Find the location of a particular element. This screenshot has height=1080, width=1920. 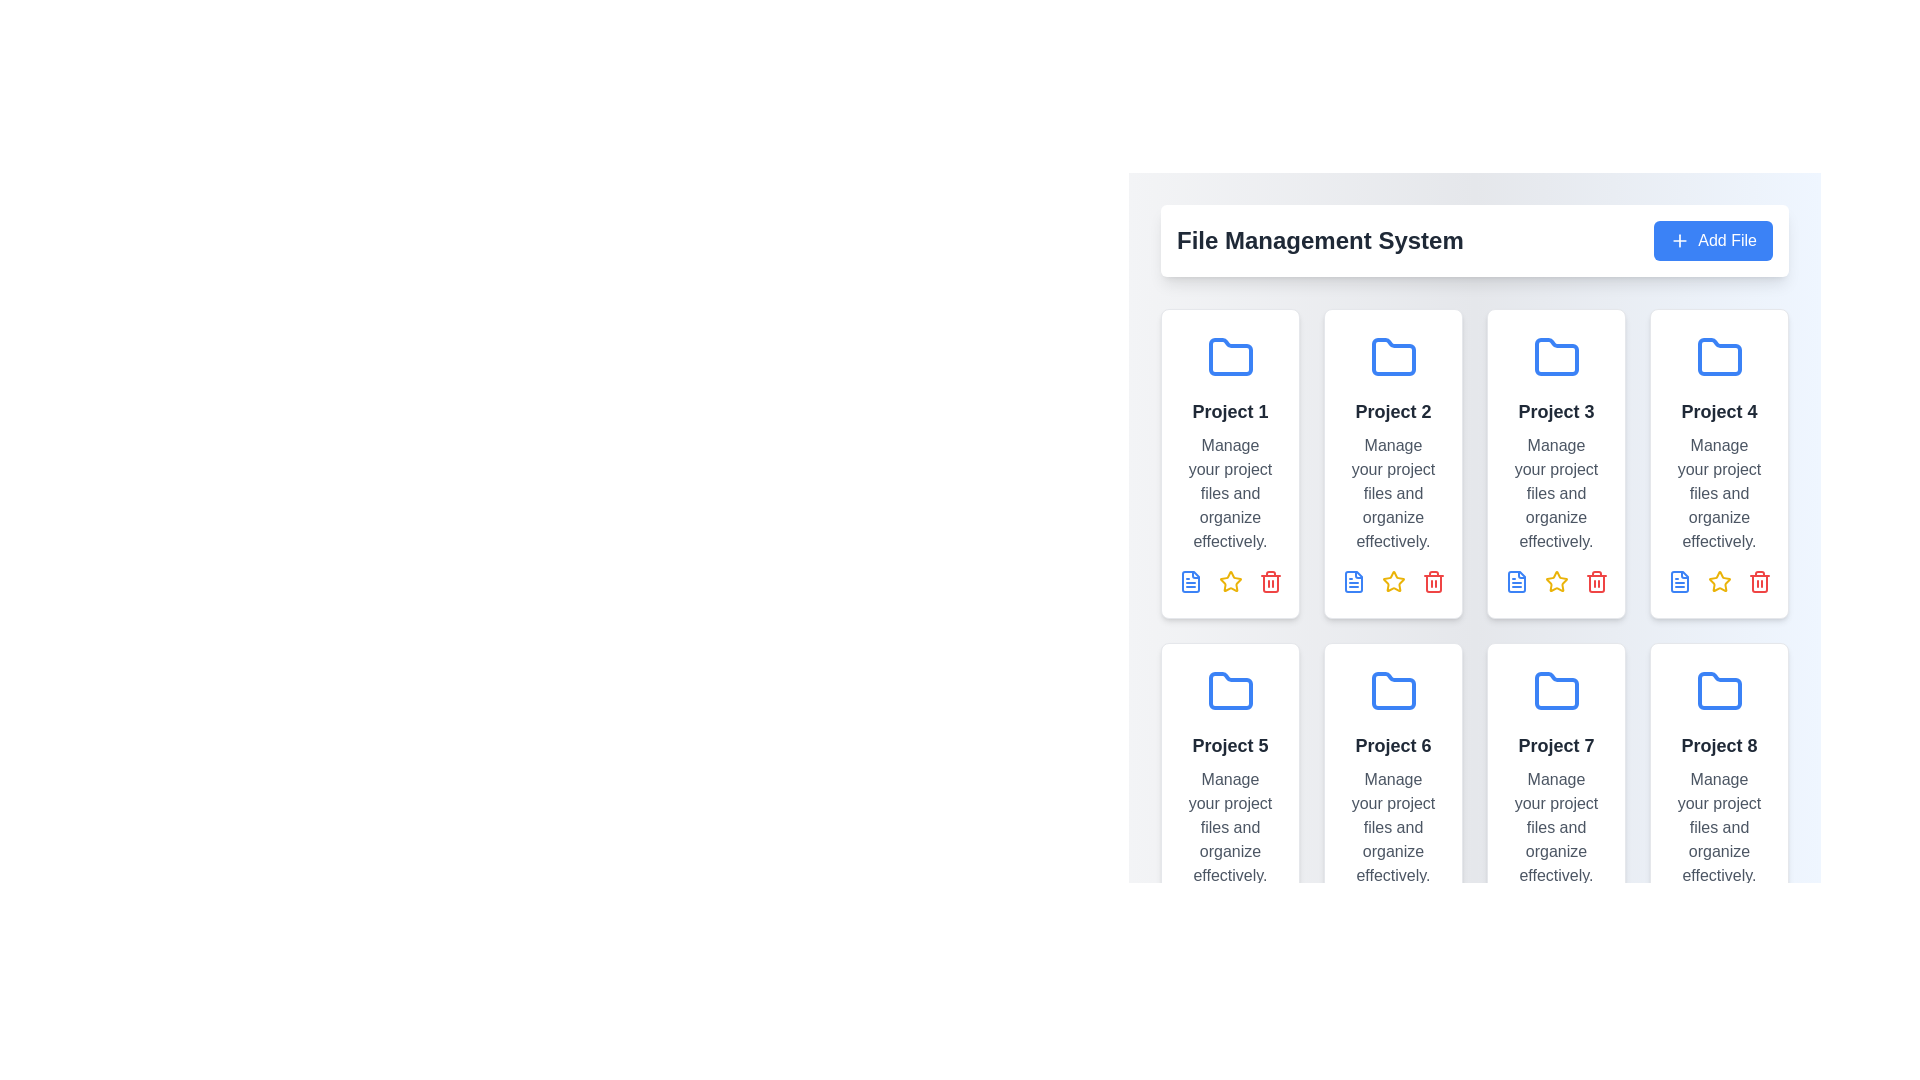

the rectangular button with a blue background and white text reading 'Add File' to activate the hover effect is located at coordinates (1712, 239).